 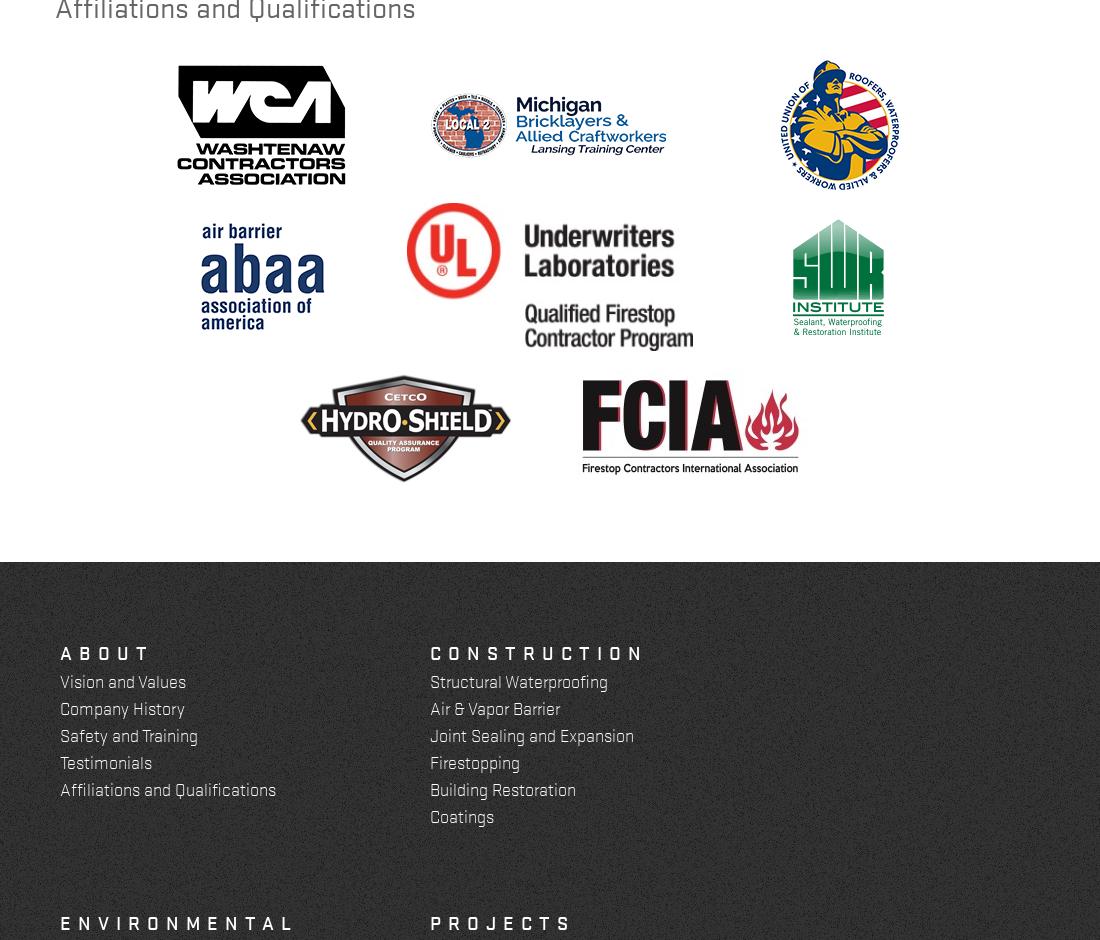 What do you see at coordinates (502, 921) in the screenshot?
I see `'Projects'` at bounding box center [502, 921].